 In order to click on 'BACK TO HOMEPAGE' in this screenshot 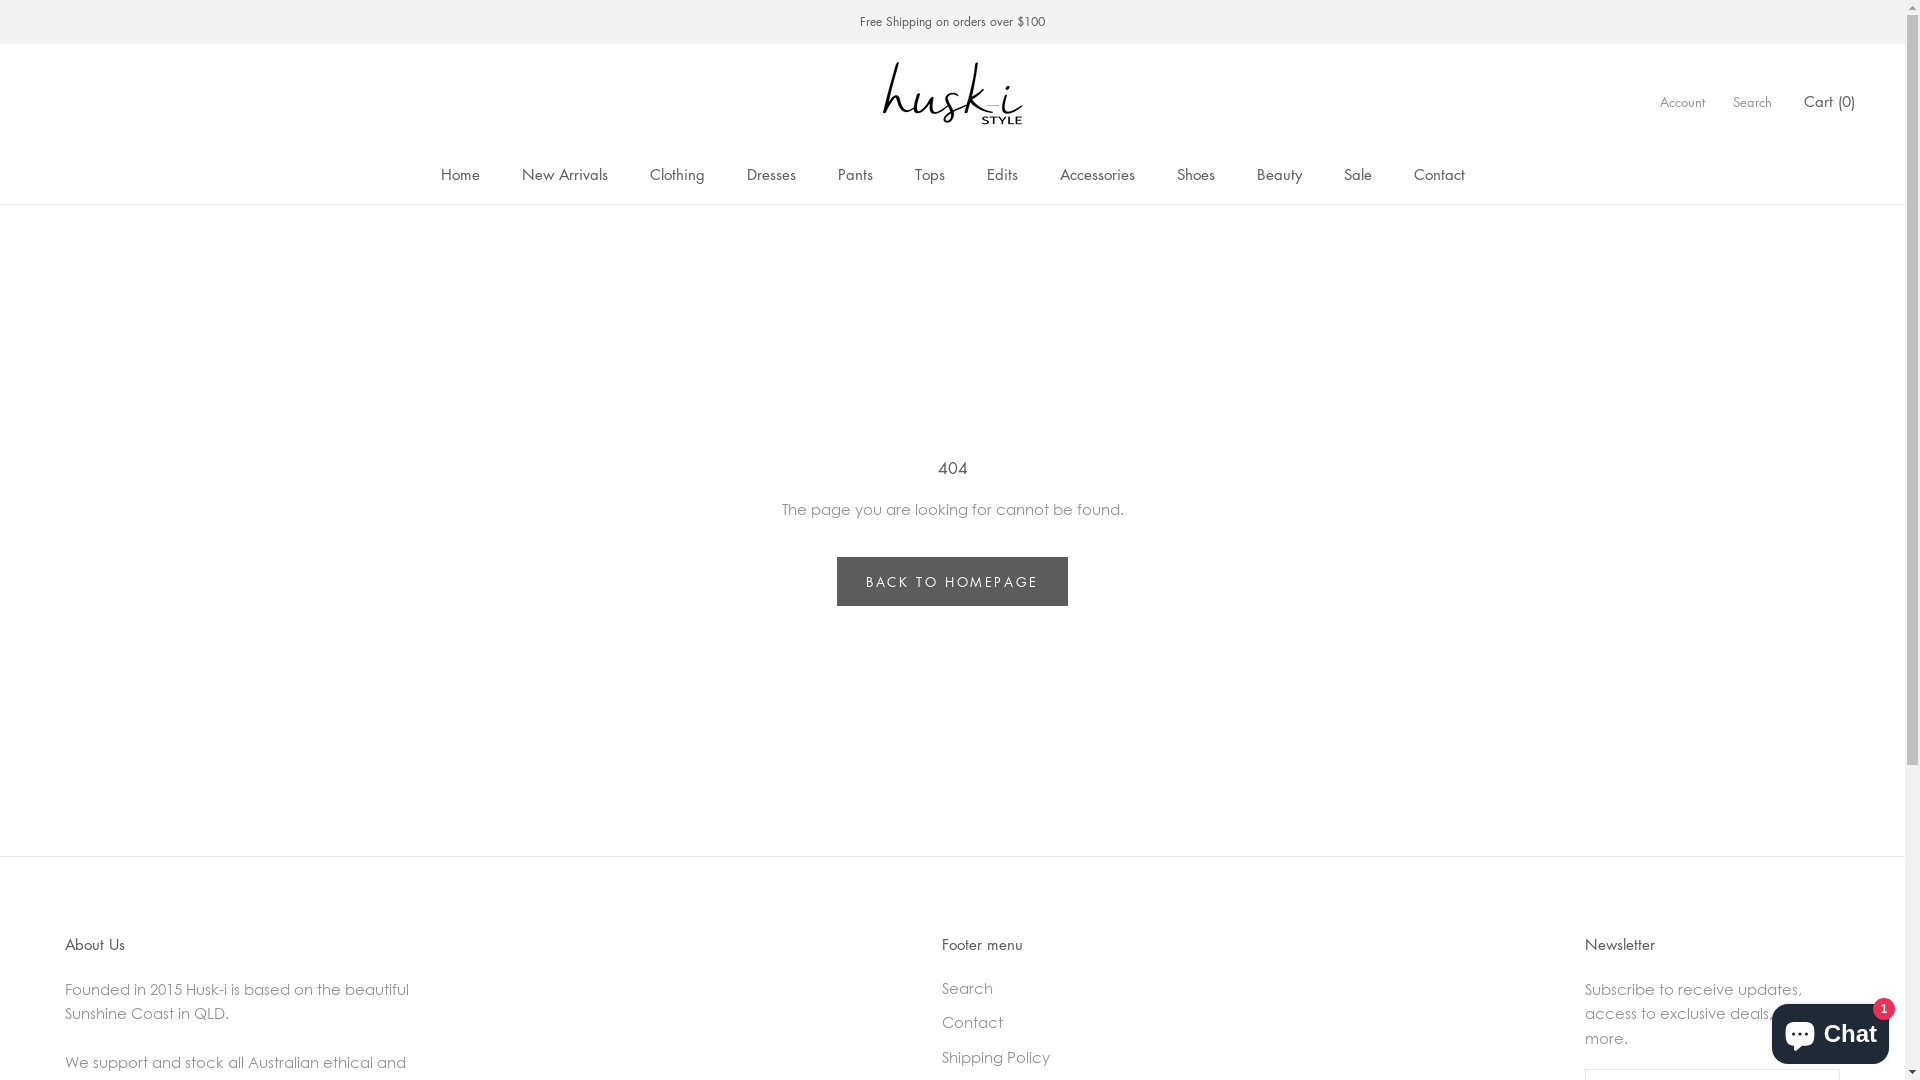, I will do `click(951, 581)`.